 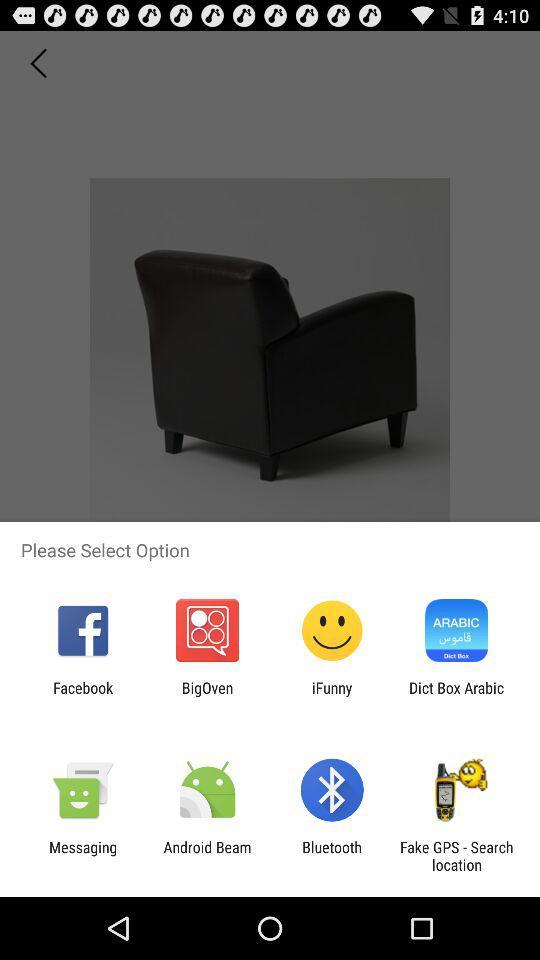 I want to click on item to the left of the ifunny, so click(x=206, y=696).